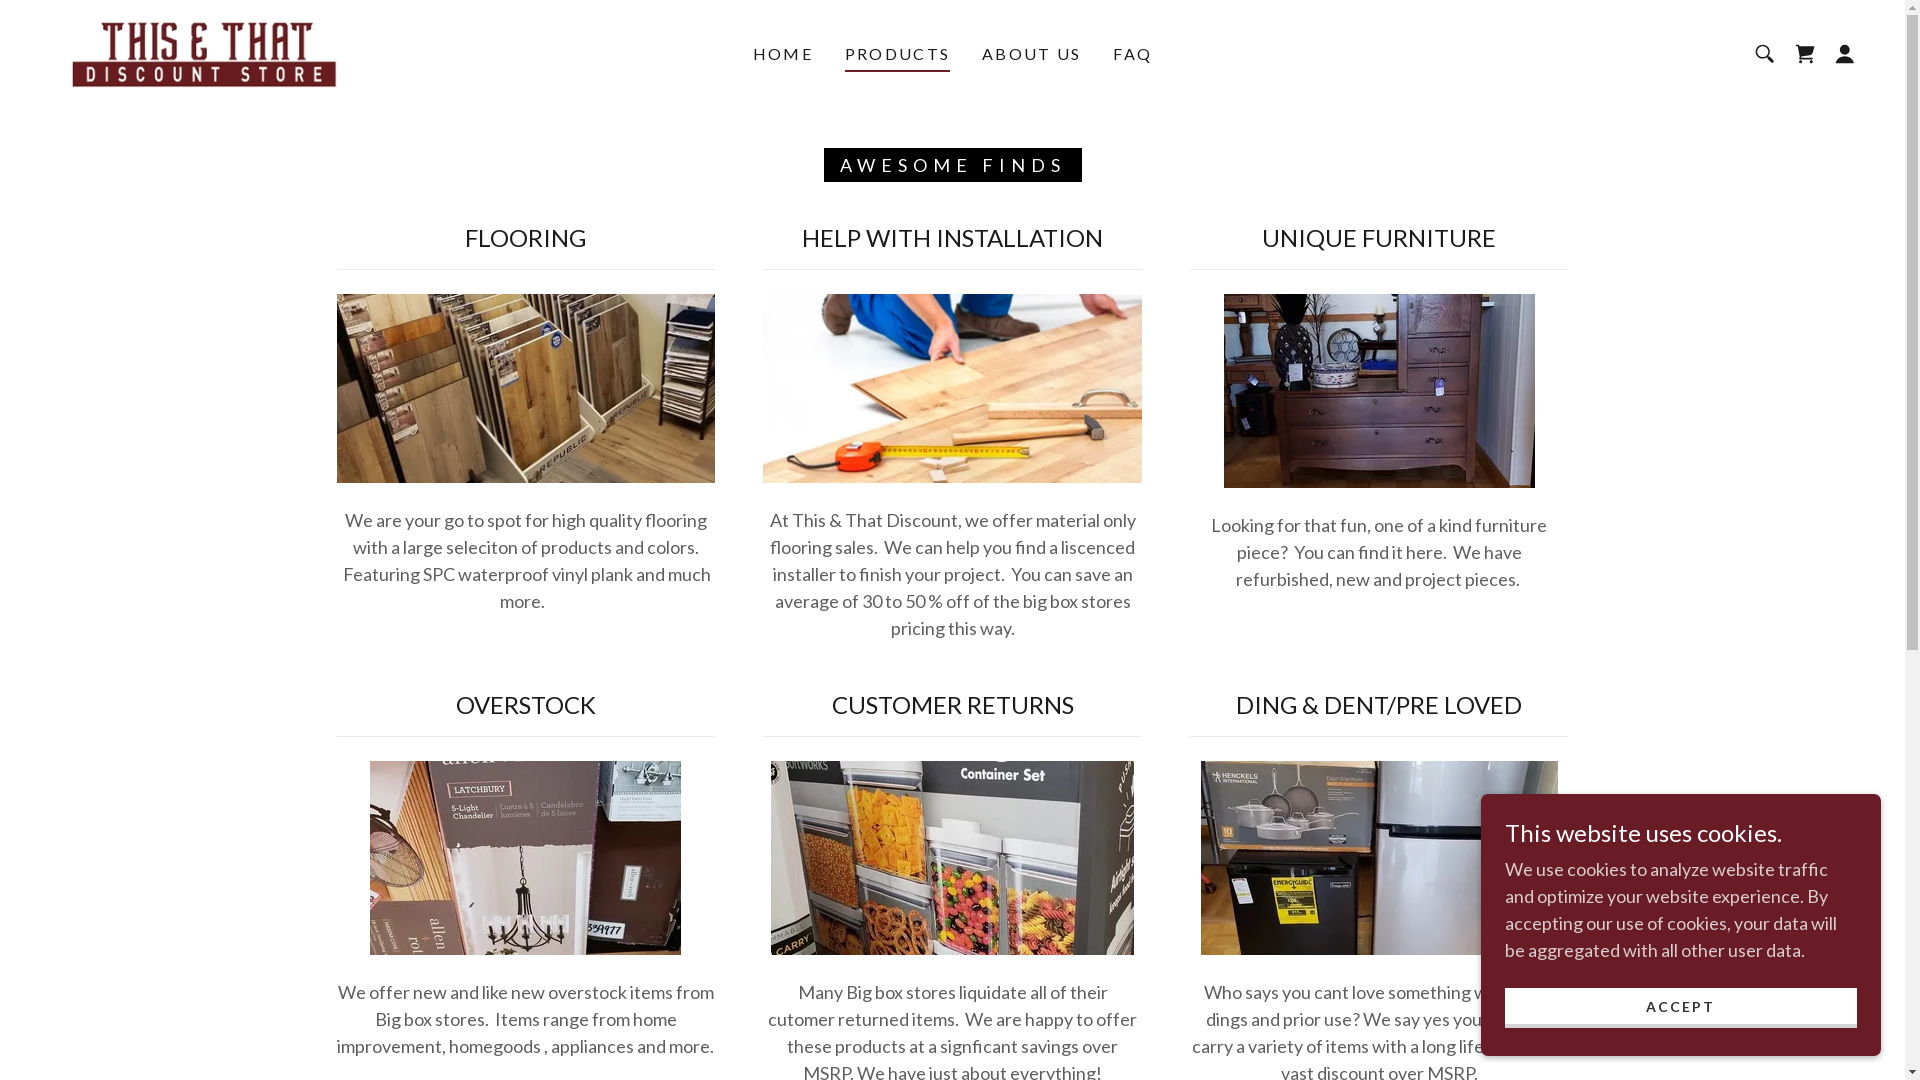 This screenshot has width=1920, height=1080. Describe the element at coordinates (206, 49) in the screenshot. I see `'This & That Discount Store'` at that location.